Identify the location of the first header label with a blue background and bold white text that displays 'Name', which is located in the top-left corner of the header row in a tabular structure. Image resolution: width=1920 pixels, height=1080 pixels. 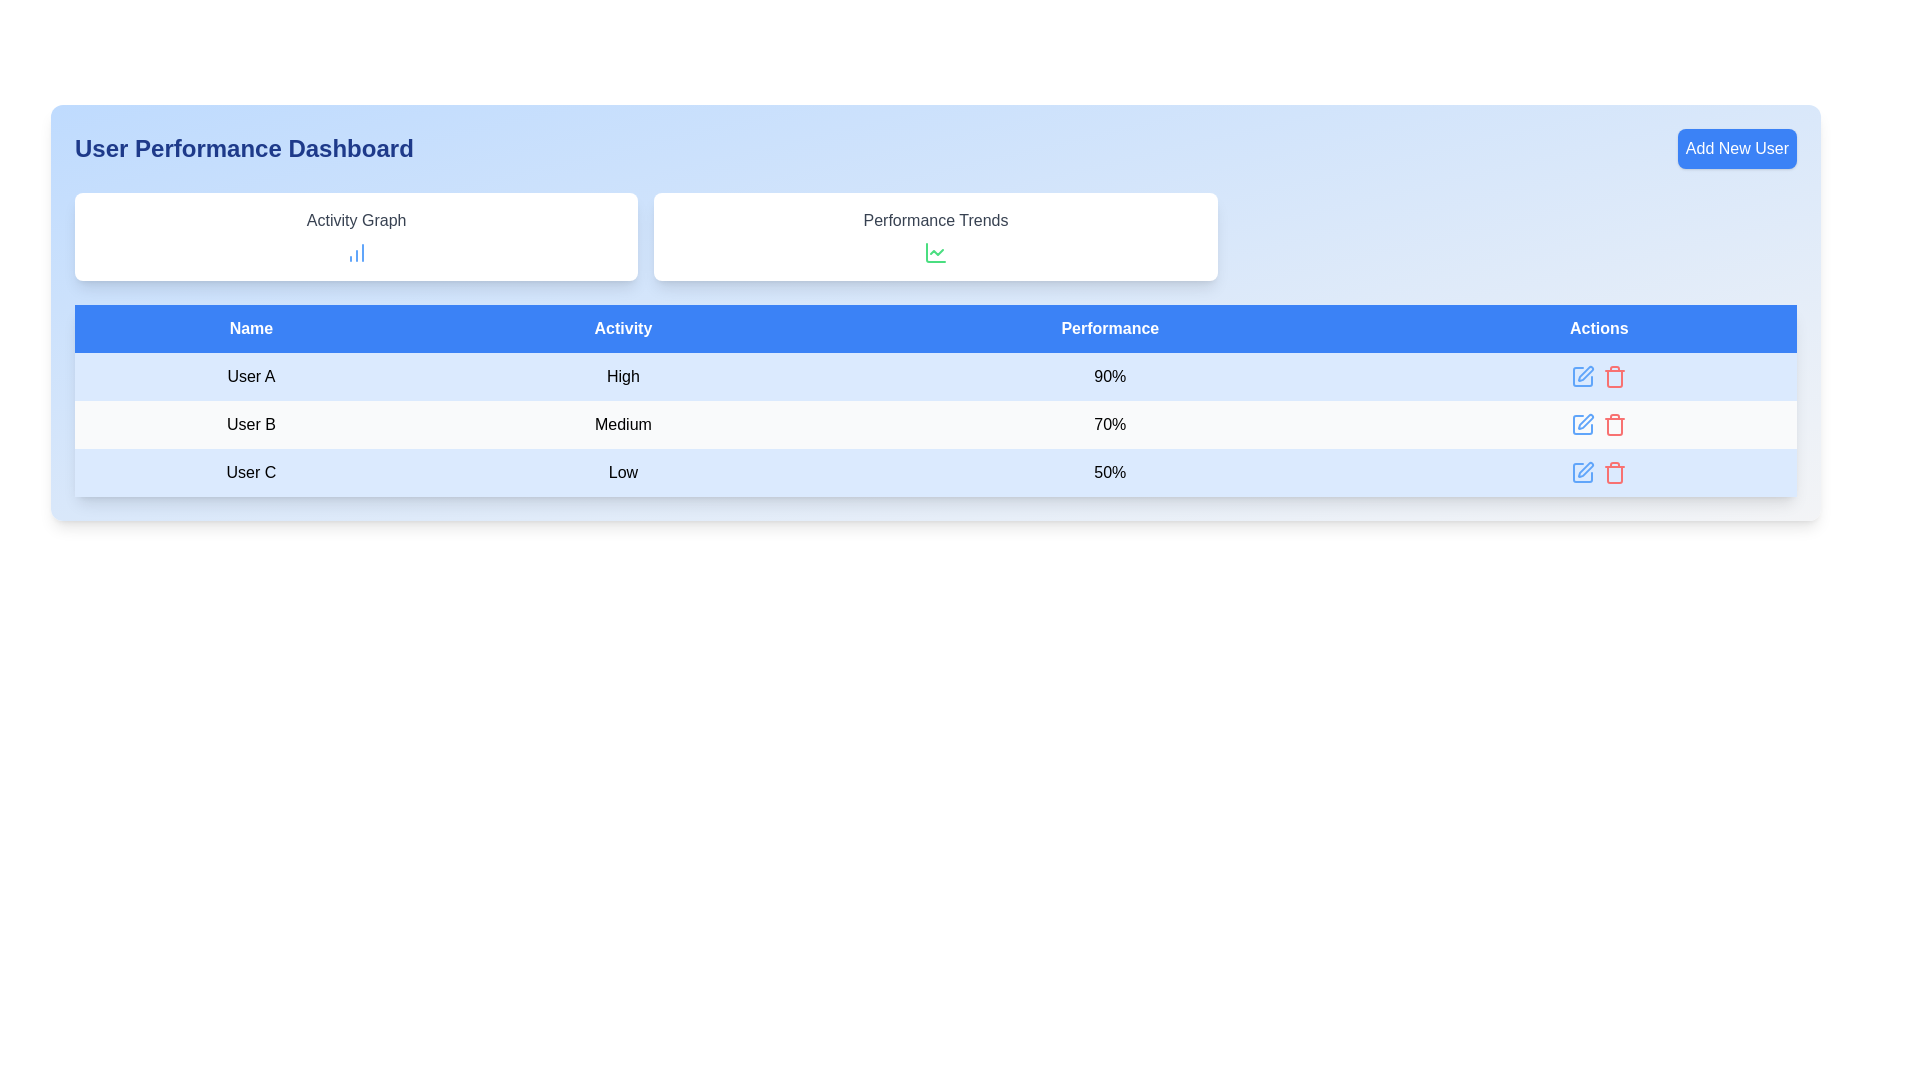
(250, 327).